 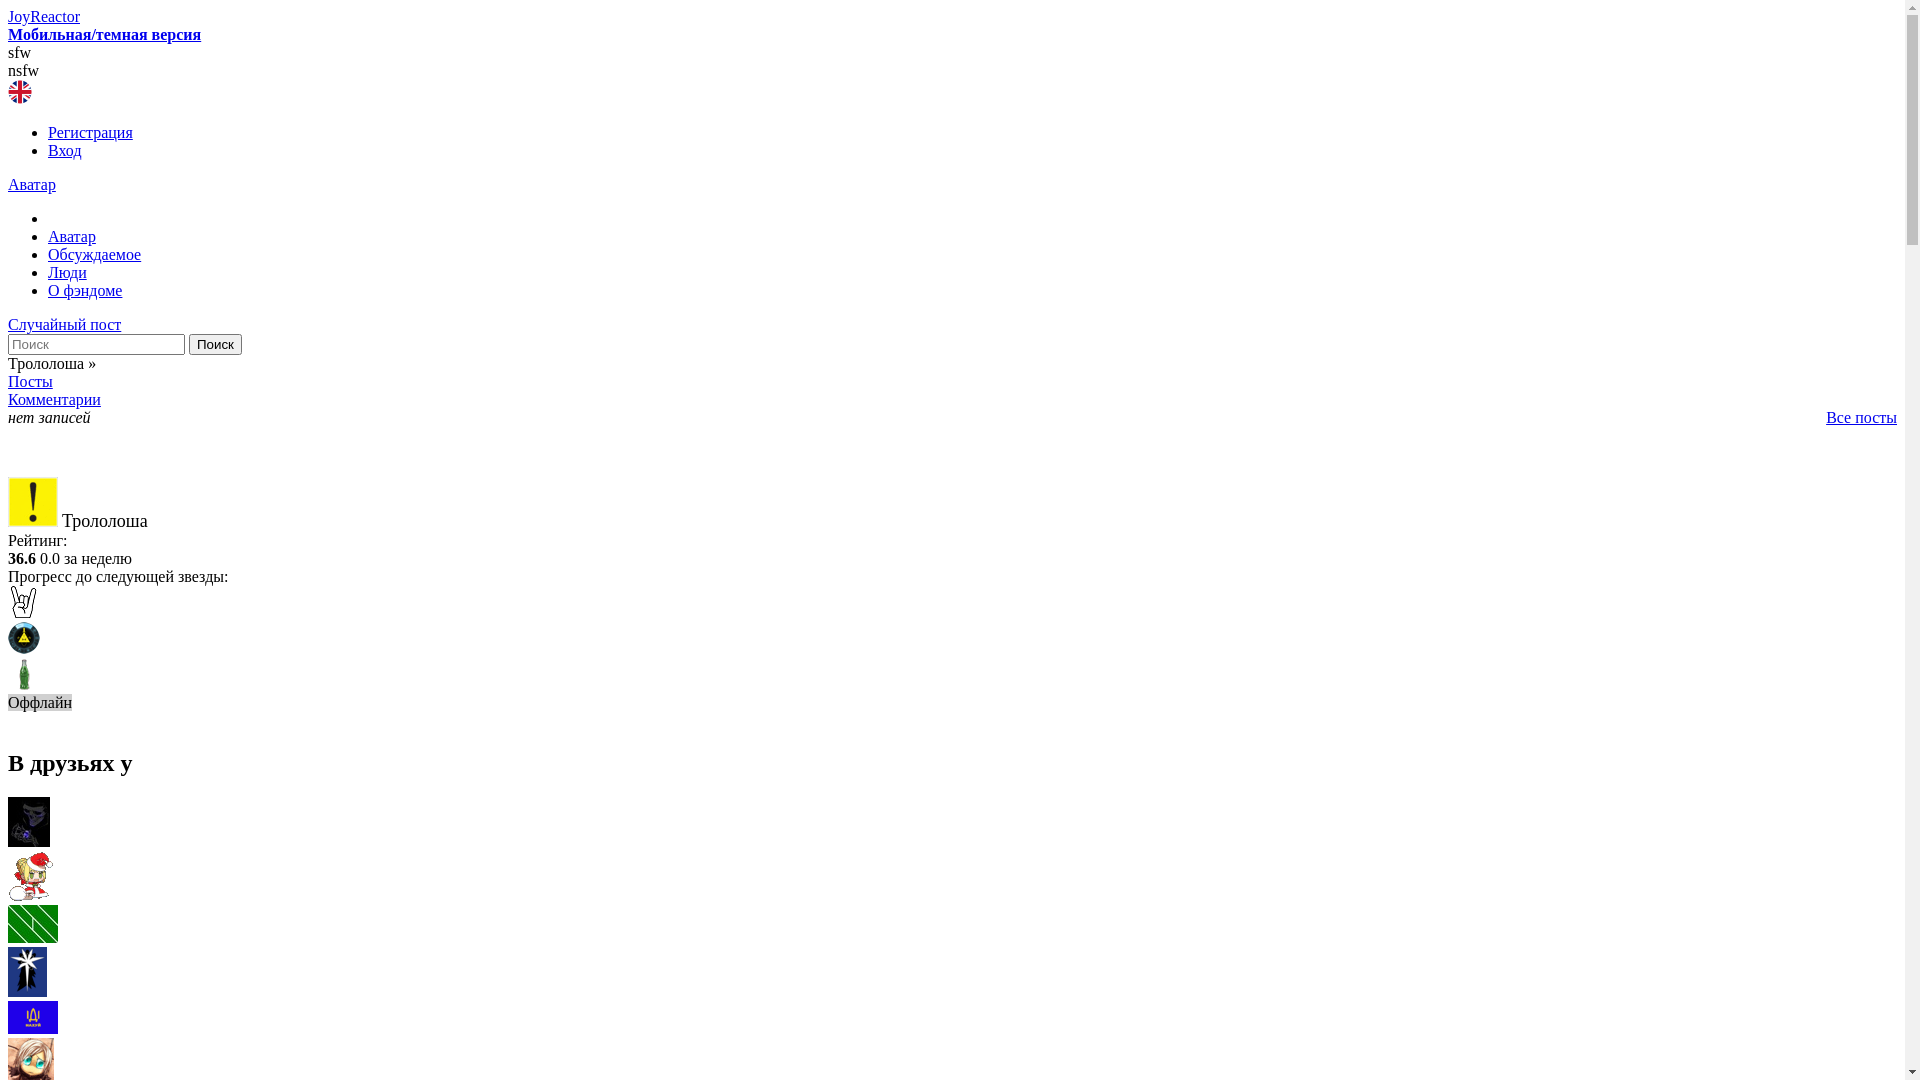 I want to click on 'JoyReactor', so click(x=43, y=16).